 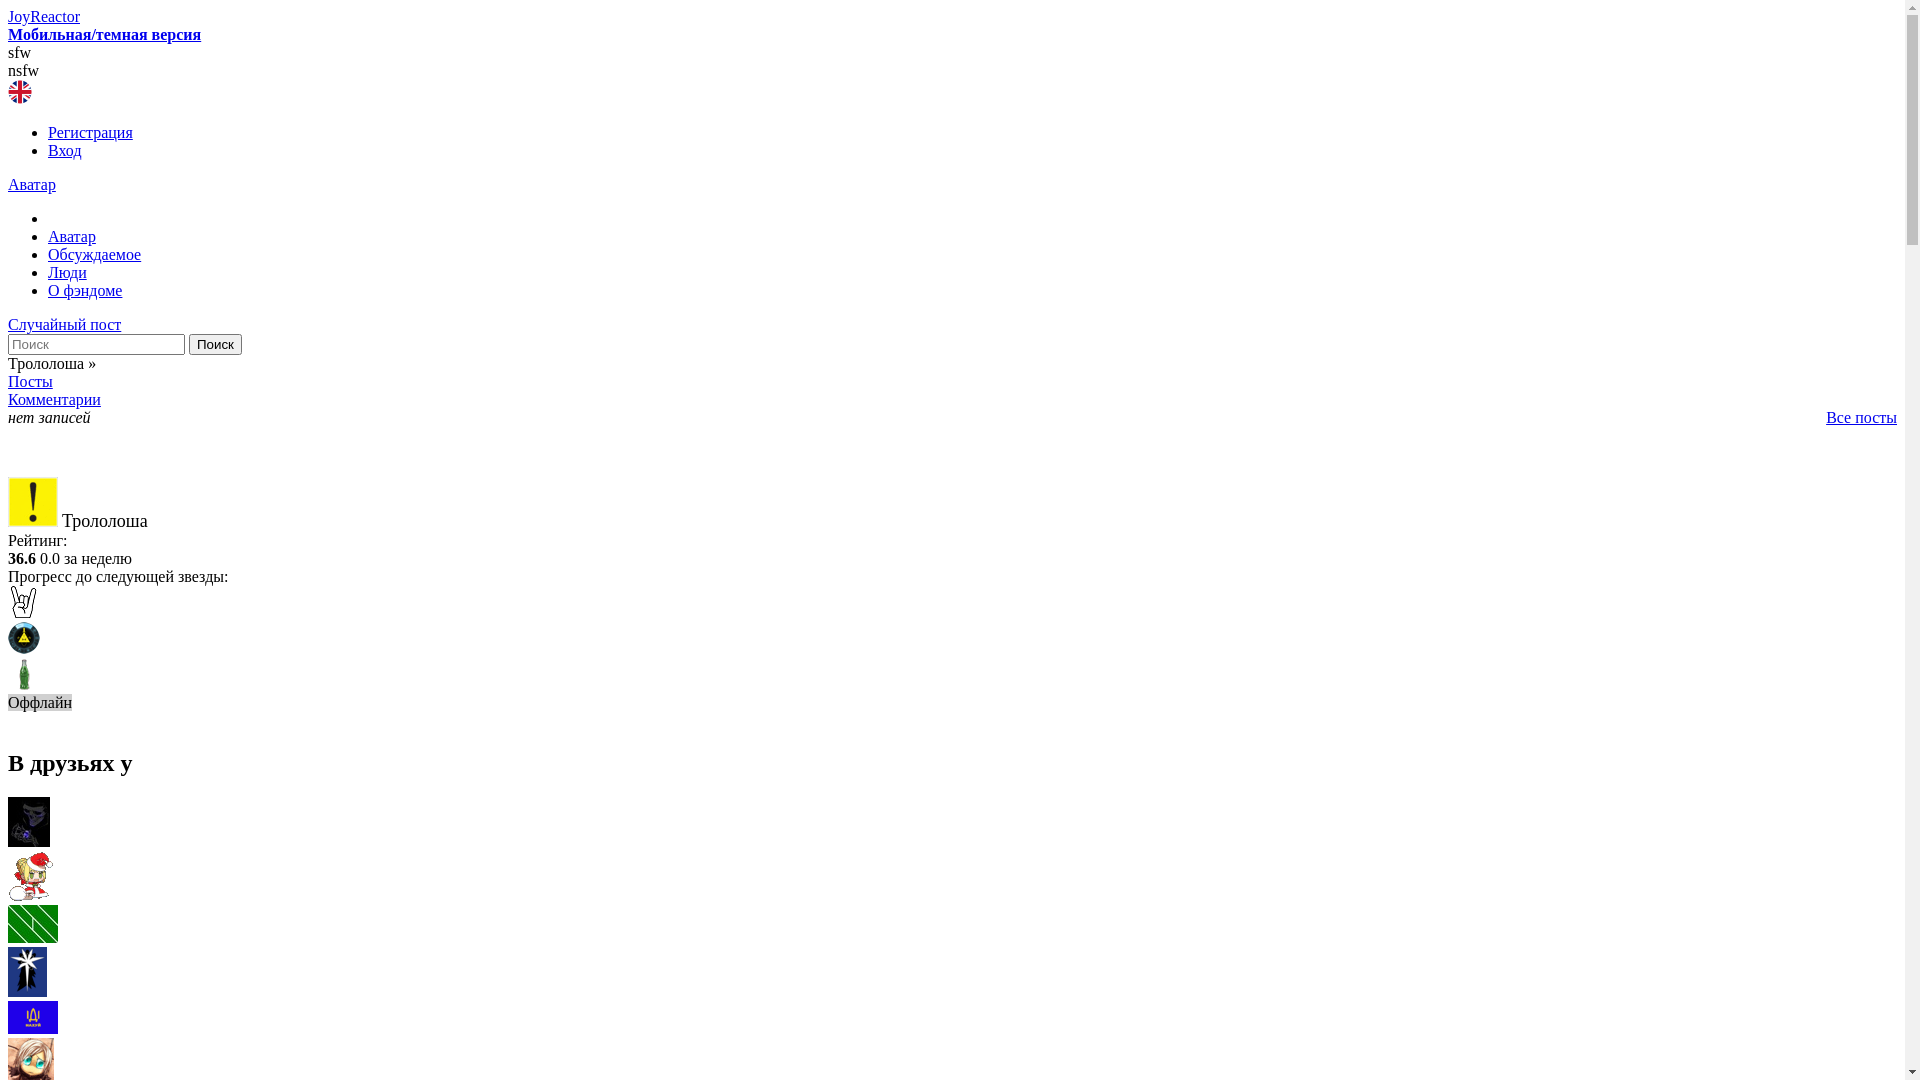 I want to click on 'JoyReactor', so click(x=43, y=16).